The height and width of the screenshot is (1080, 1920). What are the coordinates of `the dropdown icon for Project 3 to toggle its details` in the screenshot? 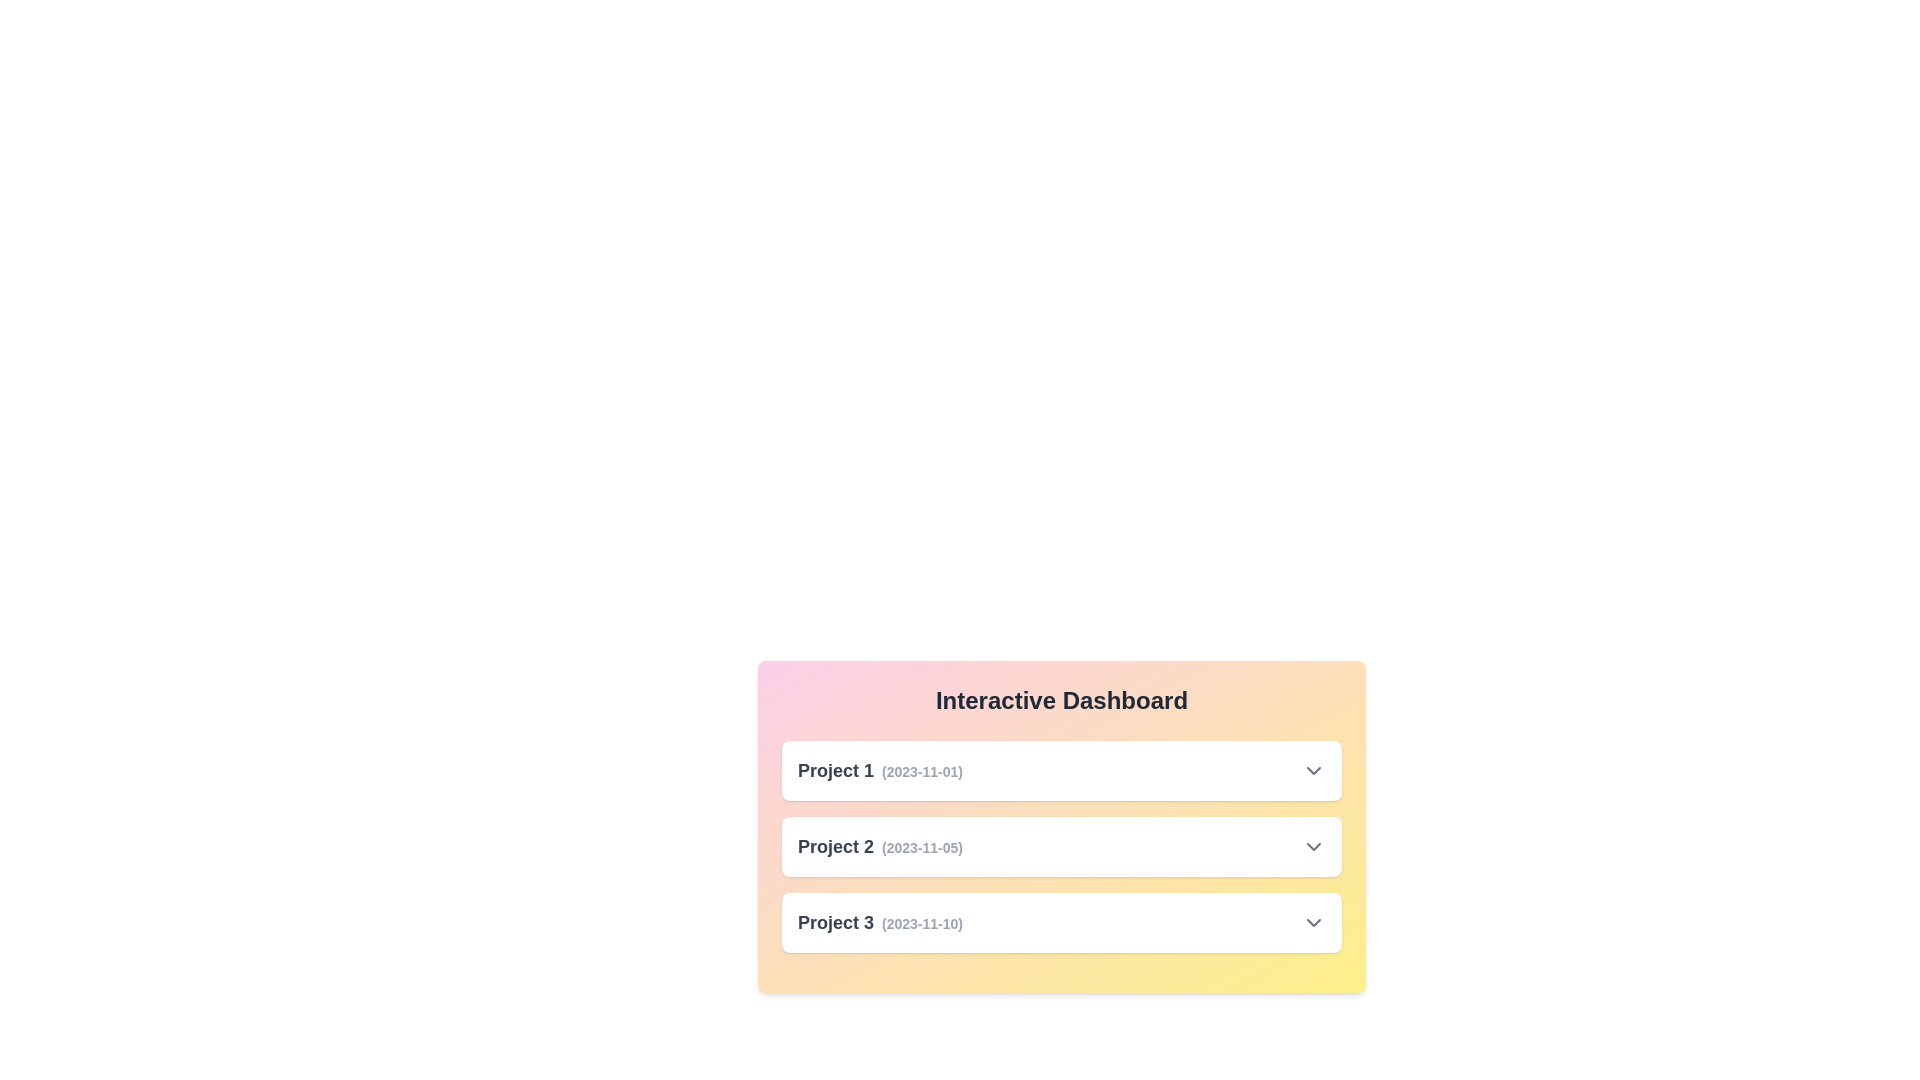 It's located at (1314, 922).